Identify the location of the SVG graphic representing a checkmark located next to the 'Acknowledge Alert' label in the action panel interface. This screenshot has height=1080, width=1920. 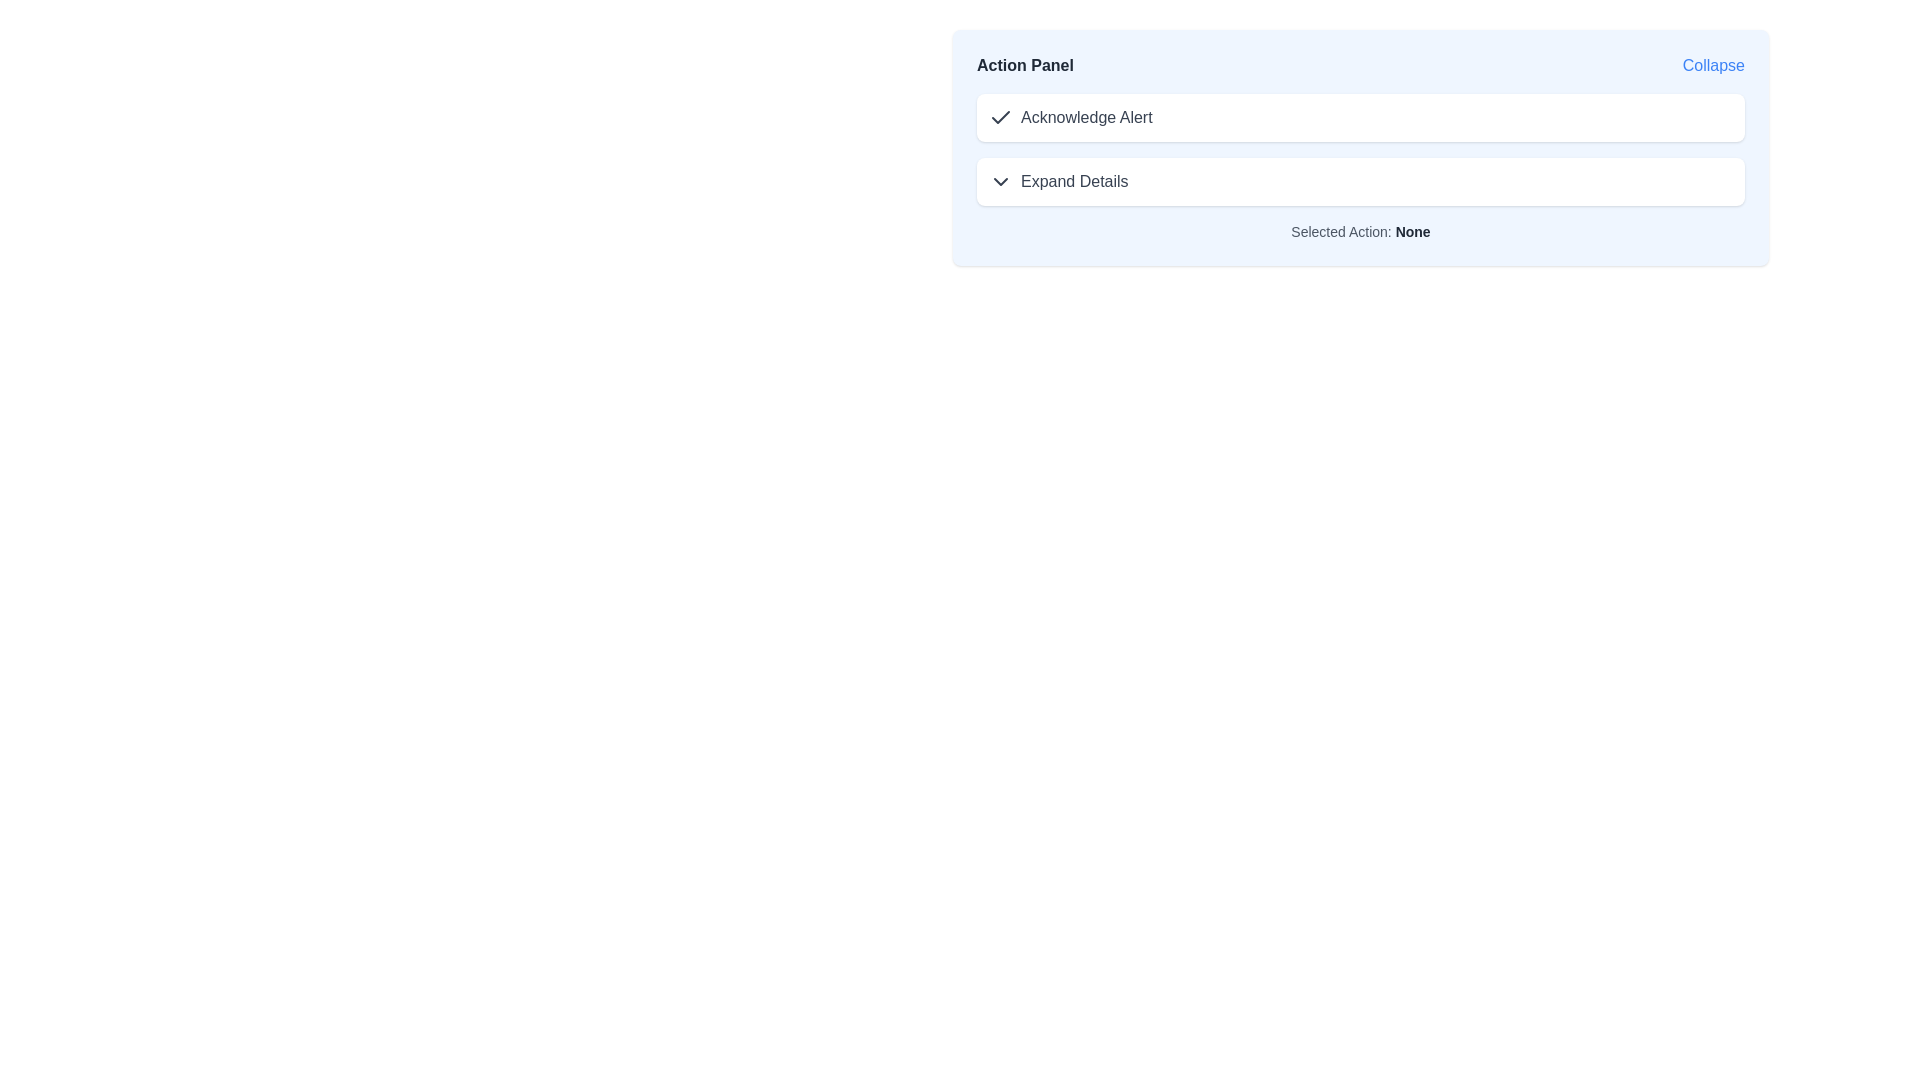
(1001, 117).